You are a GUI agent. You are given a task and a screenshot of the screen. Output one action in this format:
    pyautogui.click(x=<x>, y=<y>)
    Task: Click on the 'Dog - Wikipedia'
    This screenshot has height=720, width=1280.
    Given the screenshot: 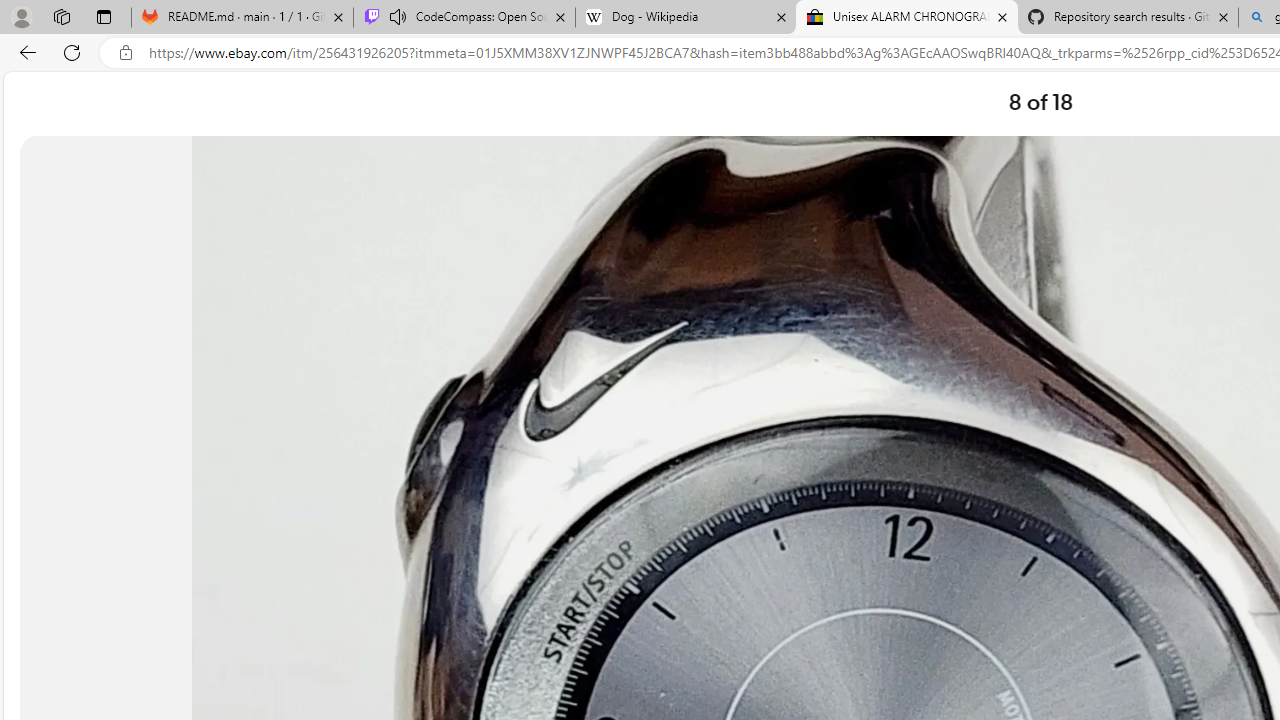 What is the action you would take?
    pyautogui.click(x=686, y=17)
    